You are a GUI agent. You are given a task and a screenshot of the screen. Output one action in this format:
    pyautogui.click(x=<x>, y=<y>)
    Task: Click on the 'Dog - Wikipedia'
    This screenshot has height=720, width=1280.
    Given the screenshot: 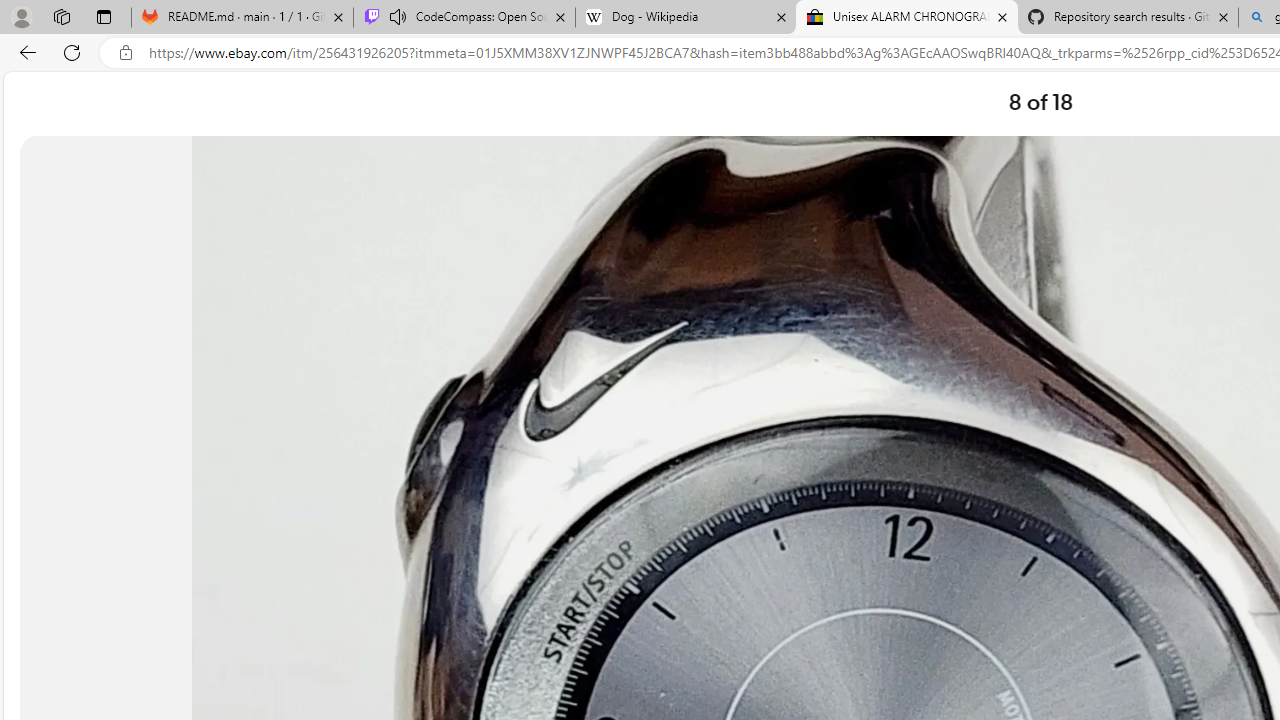 What is the action you would take?
    pyautogui.click(x=686, y=17)
    